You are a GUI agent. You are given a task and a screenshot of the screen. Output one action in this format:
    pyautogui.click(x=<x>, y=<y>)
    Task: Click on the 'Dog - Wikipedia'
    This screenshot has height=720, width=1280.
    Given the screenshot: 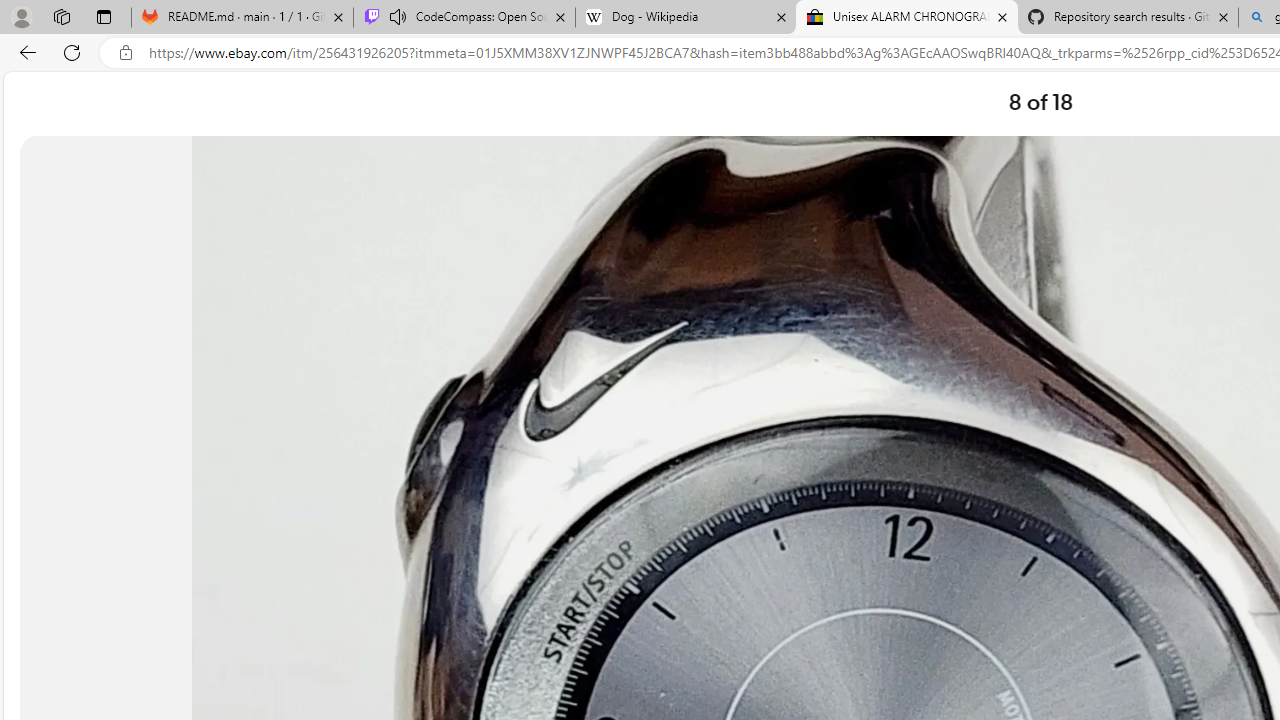 What is the action you would take?
    pyautogui.click(x=686, y=17)
    